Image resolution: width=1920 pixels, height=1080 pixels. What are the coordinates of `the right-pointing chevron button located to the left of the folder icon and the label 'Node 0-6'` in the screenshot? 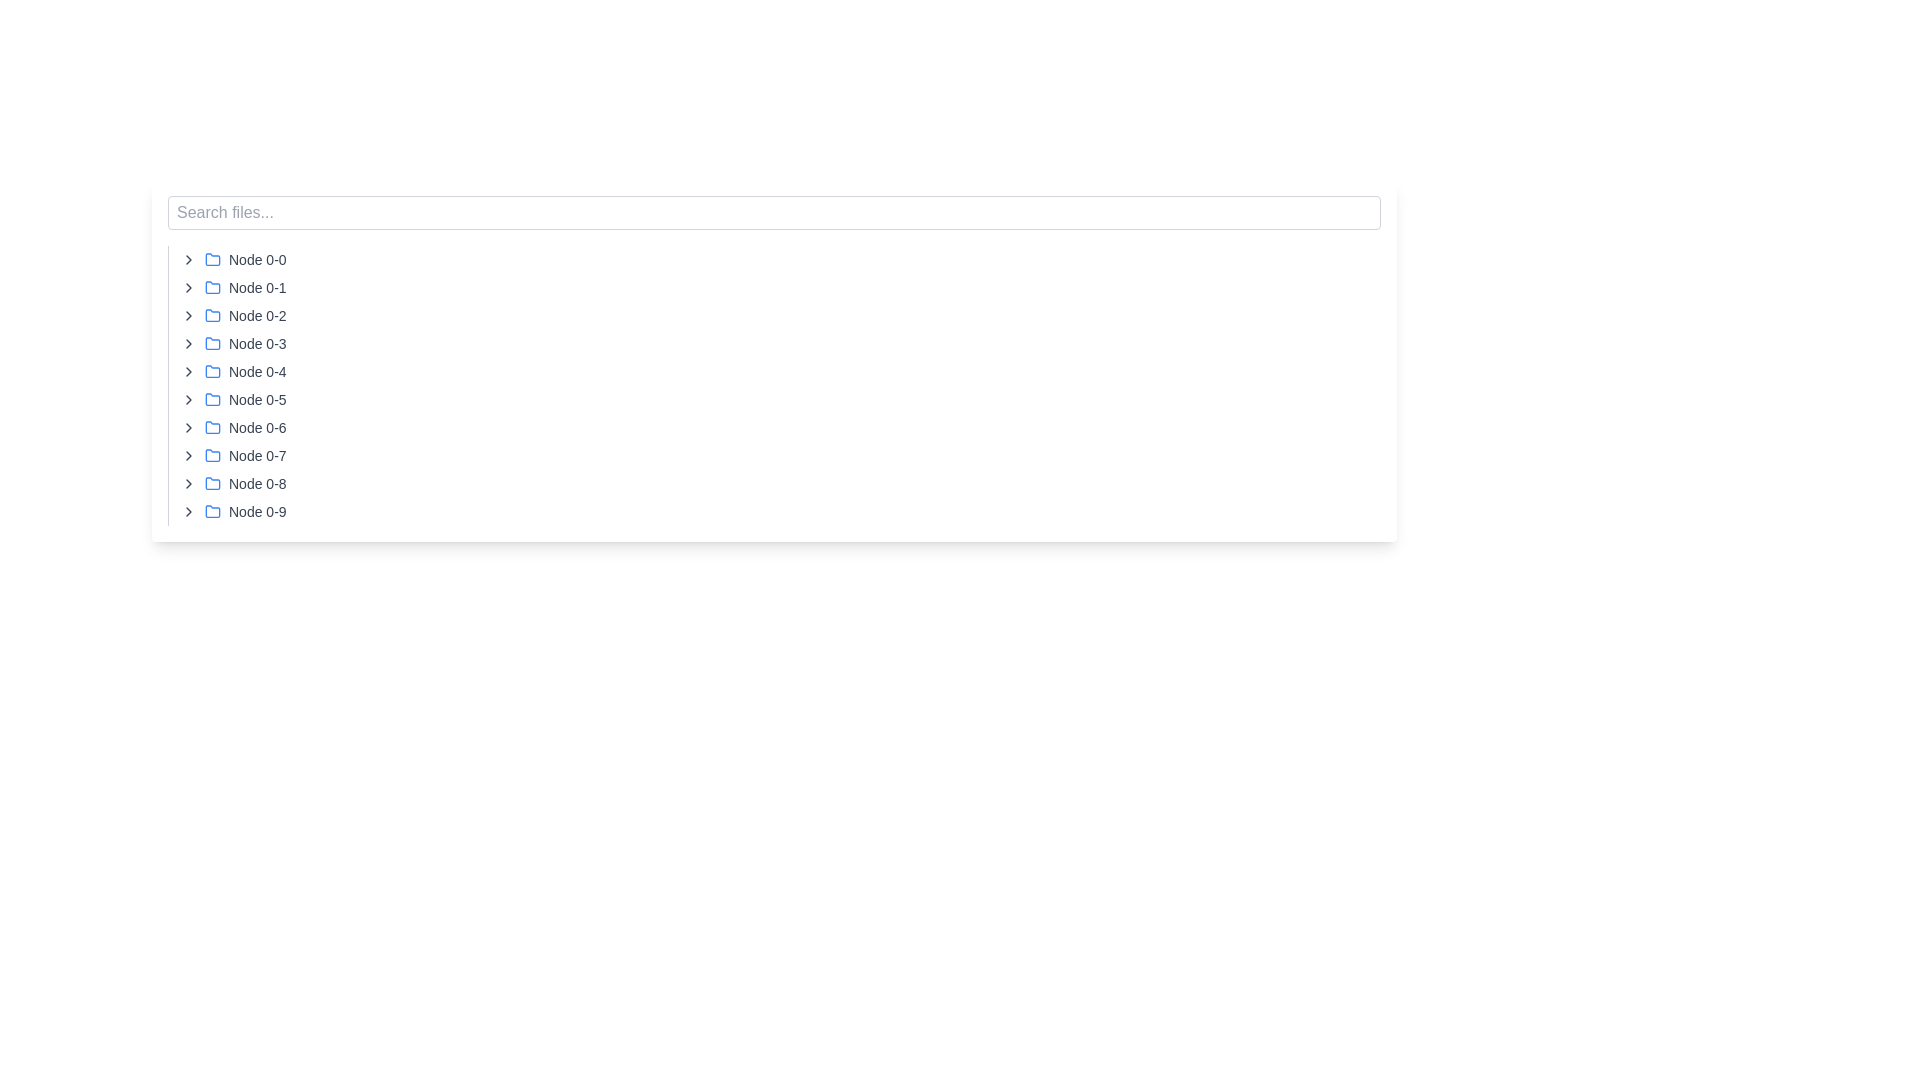 It's located at (188, 427).